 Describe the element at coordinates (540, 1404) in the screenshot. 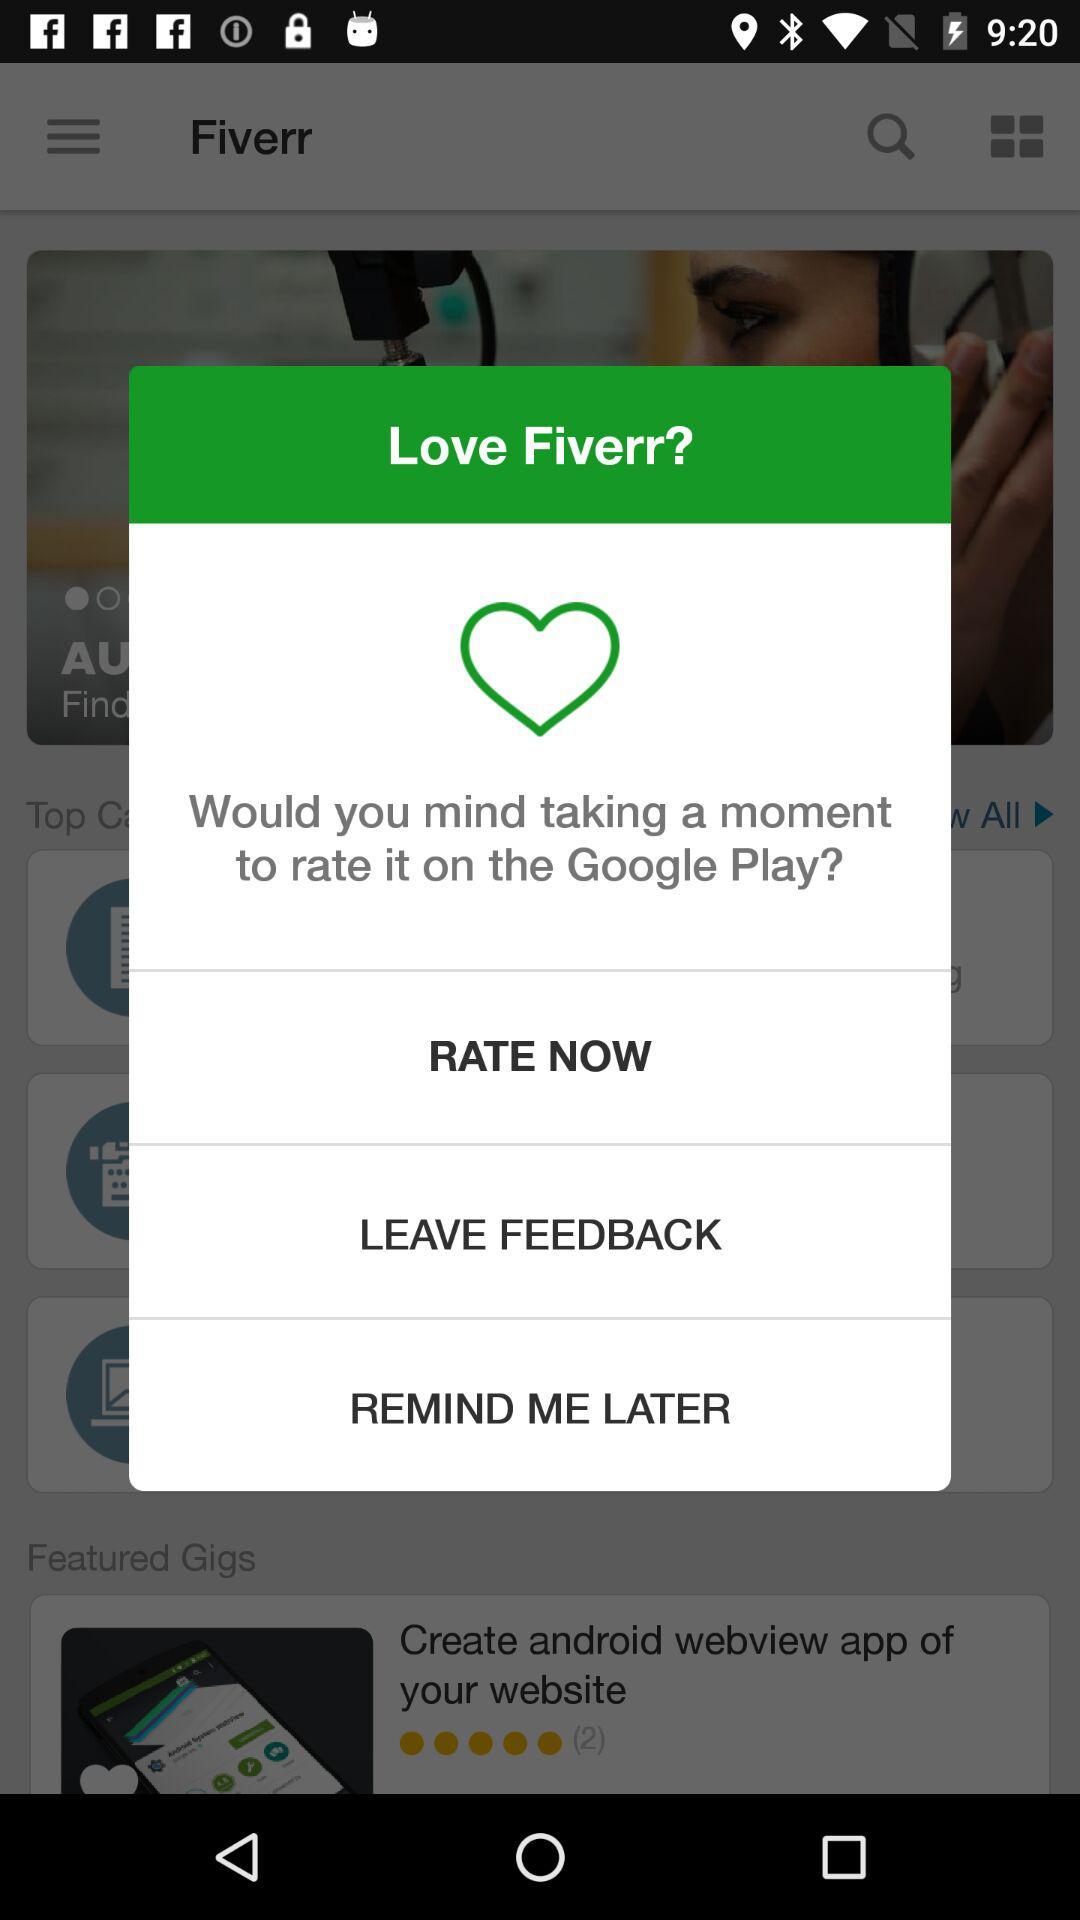

I see `remind me later icon` at that location.